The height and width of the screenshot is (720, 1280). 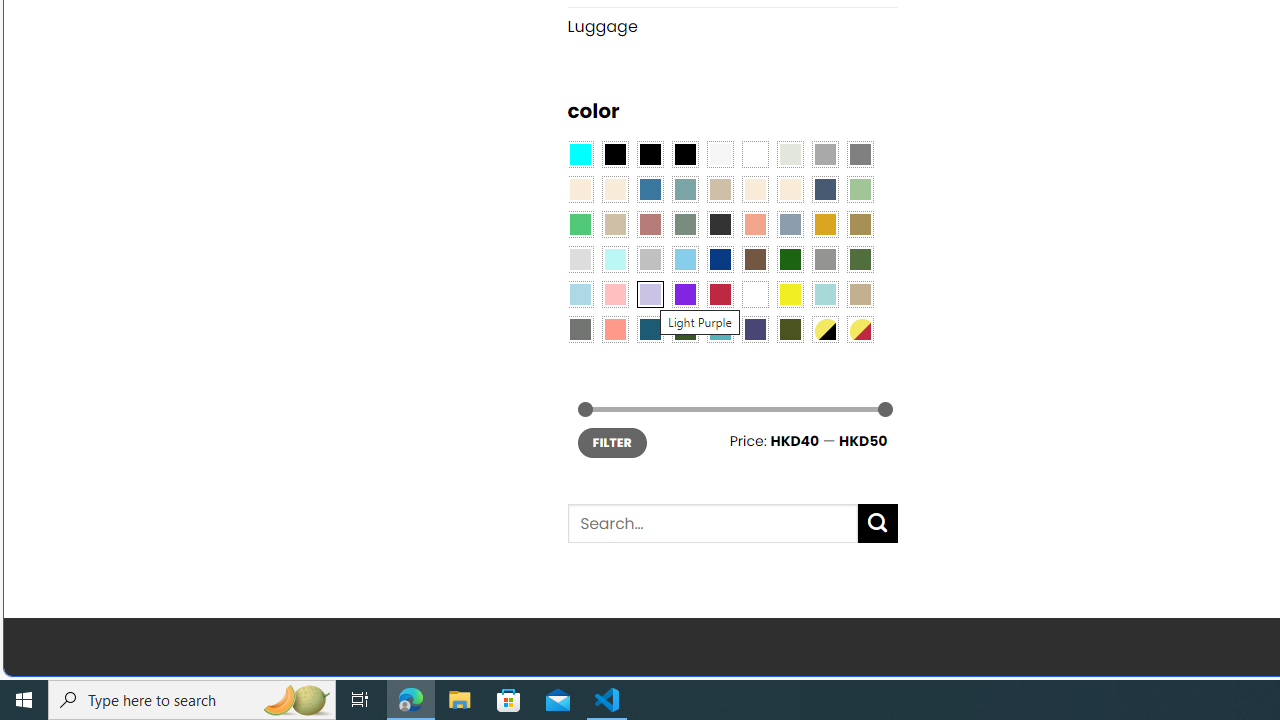 What do you see at coordinates (684, 153) in the screenshot?
I see `'Black-Brown'` at bounding box center [684, 153].